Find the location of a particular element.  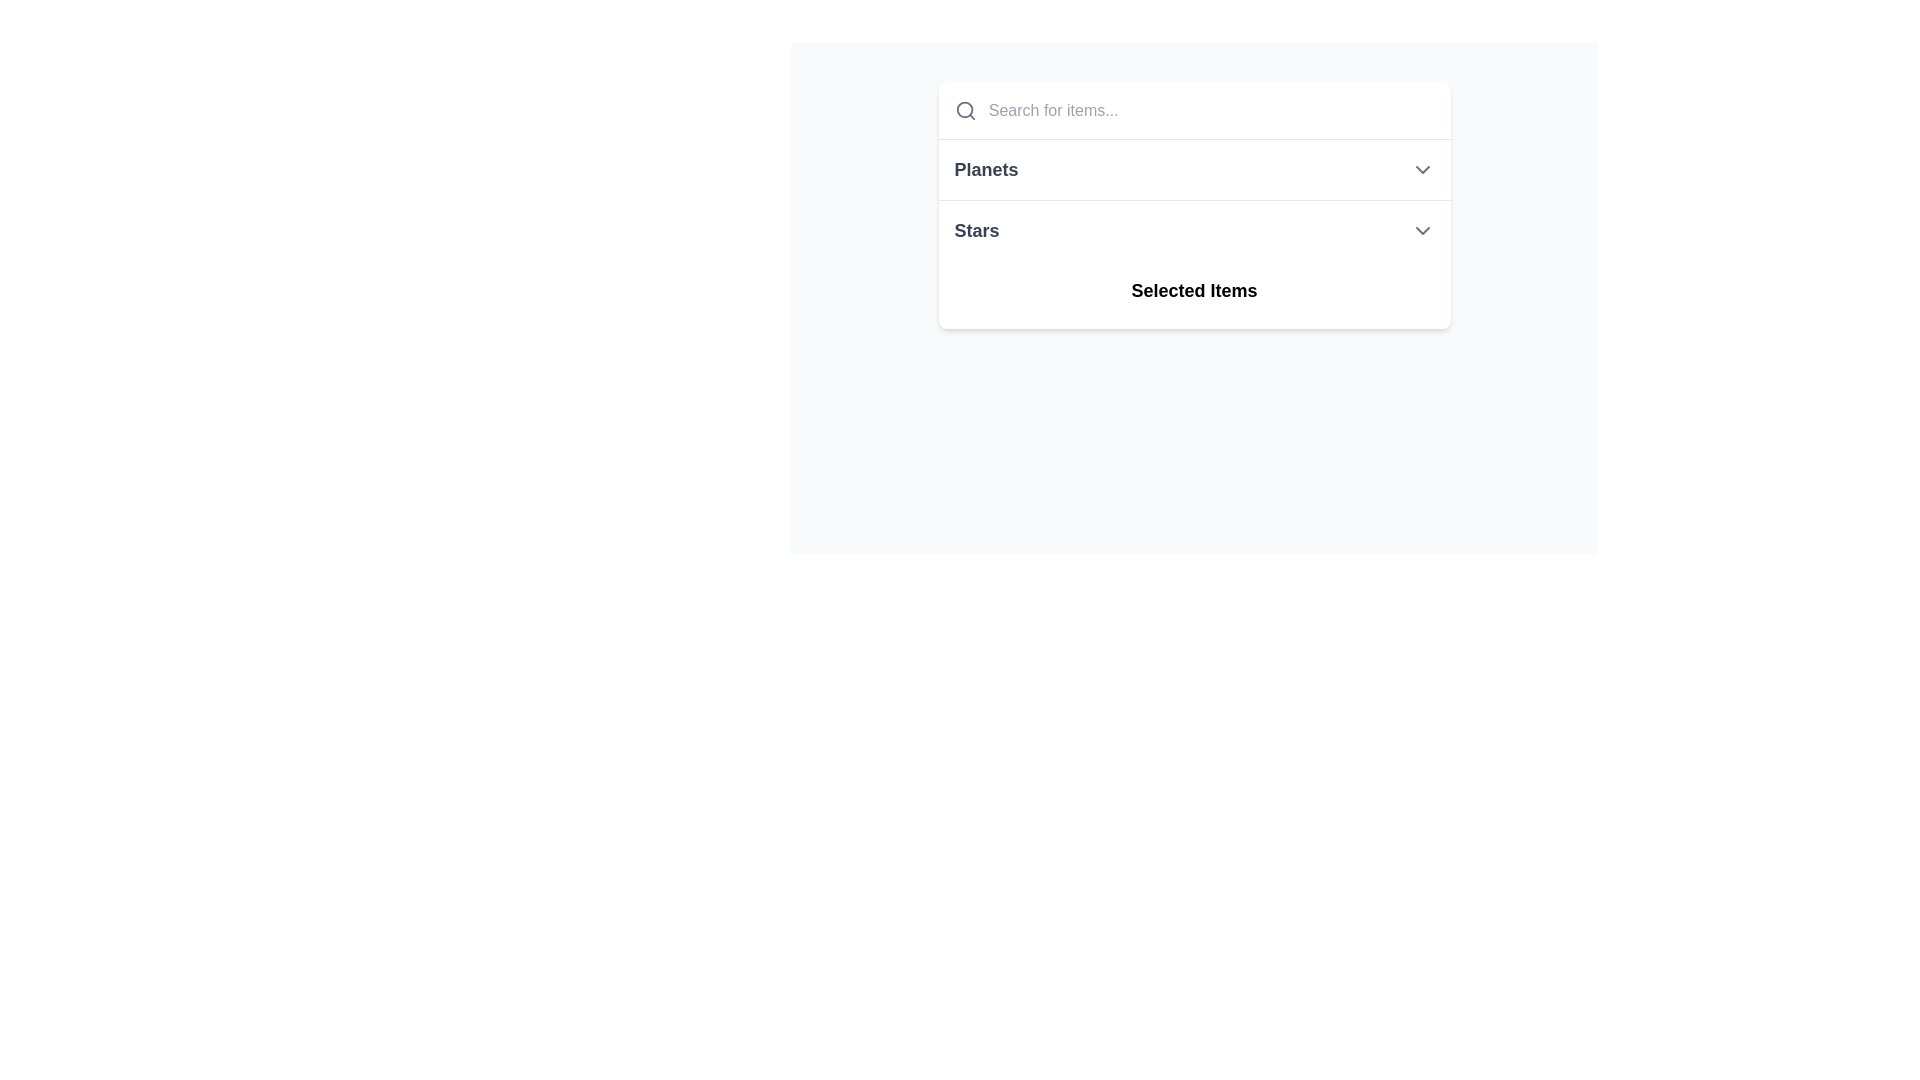

the chevron-down icon located at the far right of the 'Stars' bar is located at coordinates (1421, 230).